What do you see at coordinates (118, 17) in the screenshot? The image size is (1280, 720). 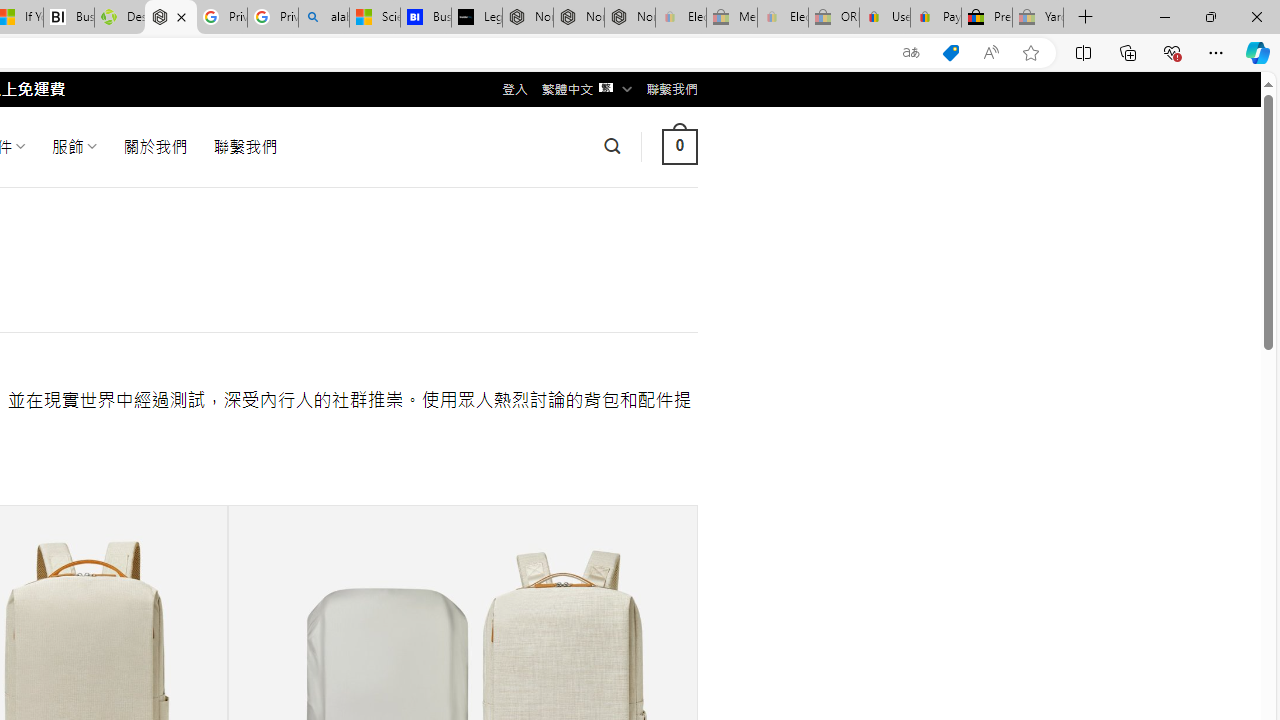 I see `'Descarga Driver Updater'` at bounding box center [118, 17].